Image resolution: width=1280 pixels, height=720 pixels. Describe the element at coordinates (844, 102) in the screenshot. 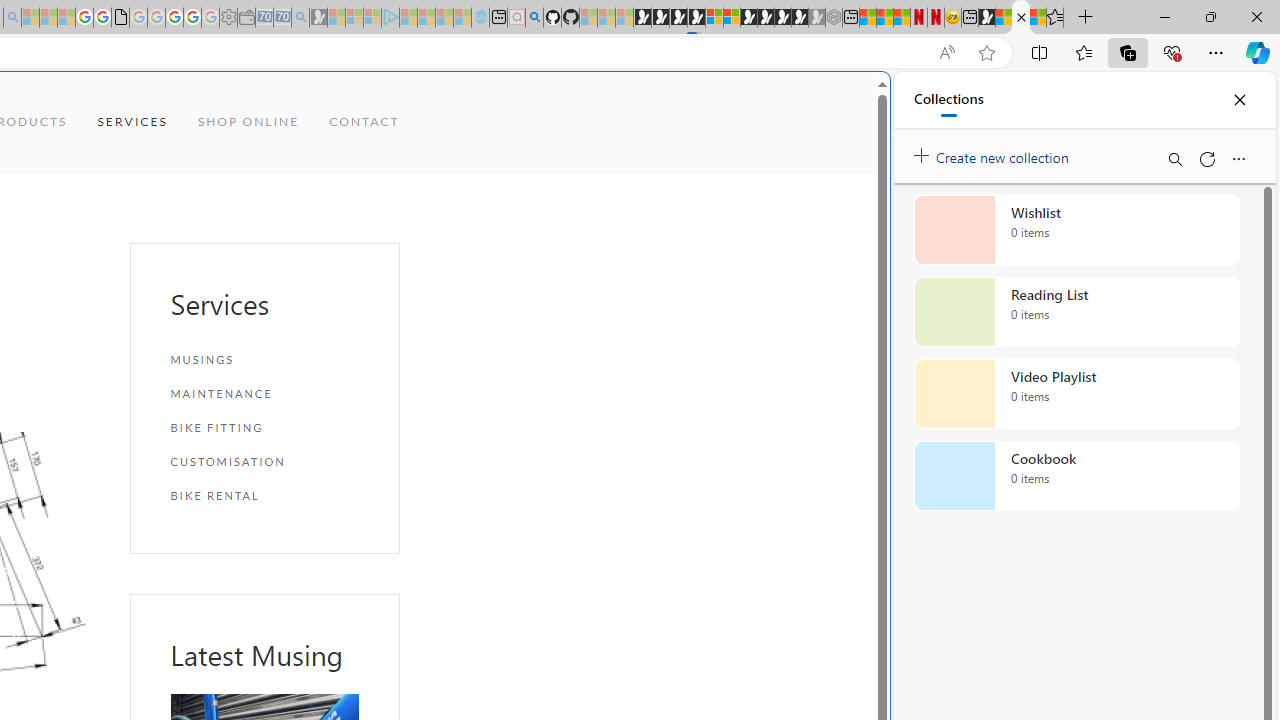

I see `'Close split screen'` at that location.